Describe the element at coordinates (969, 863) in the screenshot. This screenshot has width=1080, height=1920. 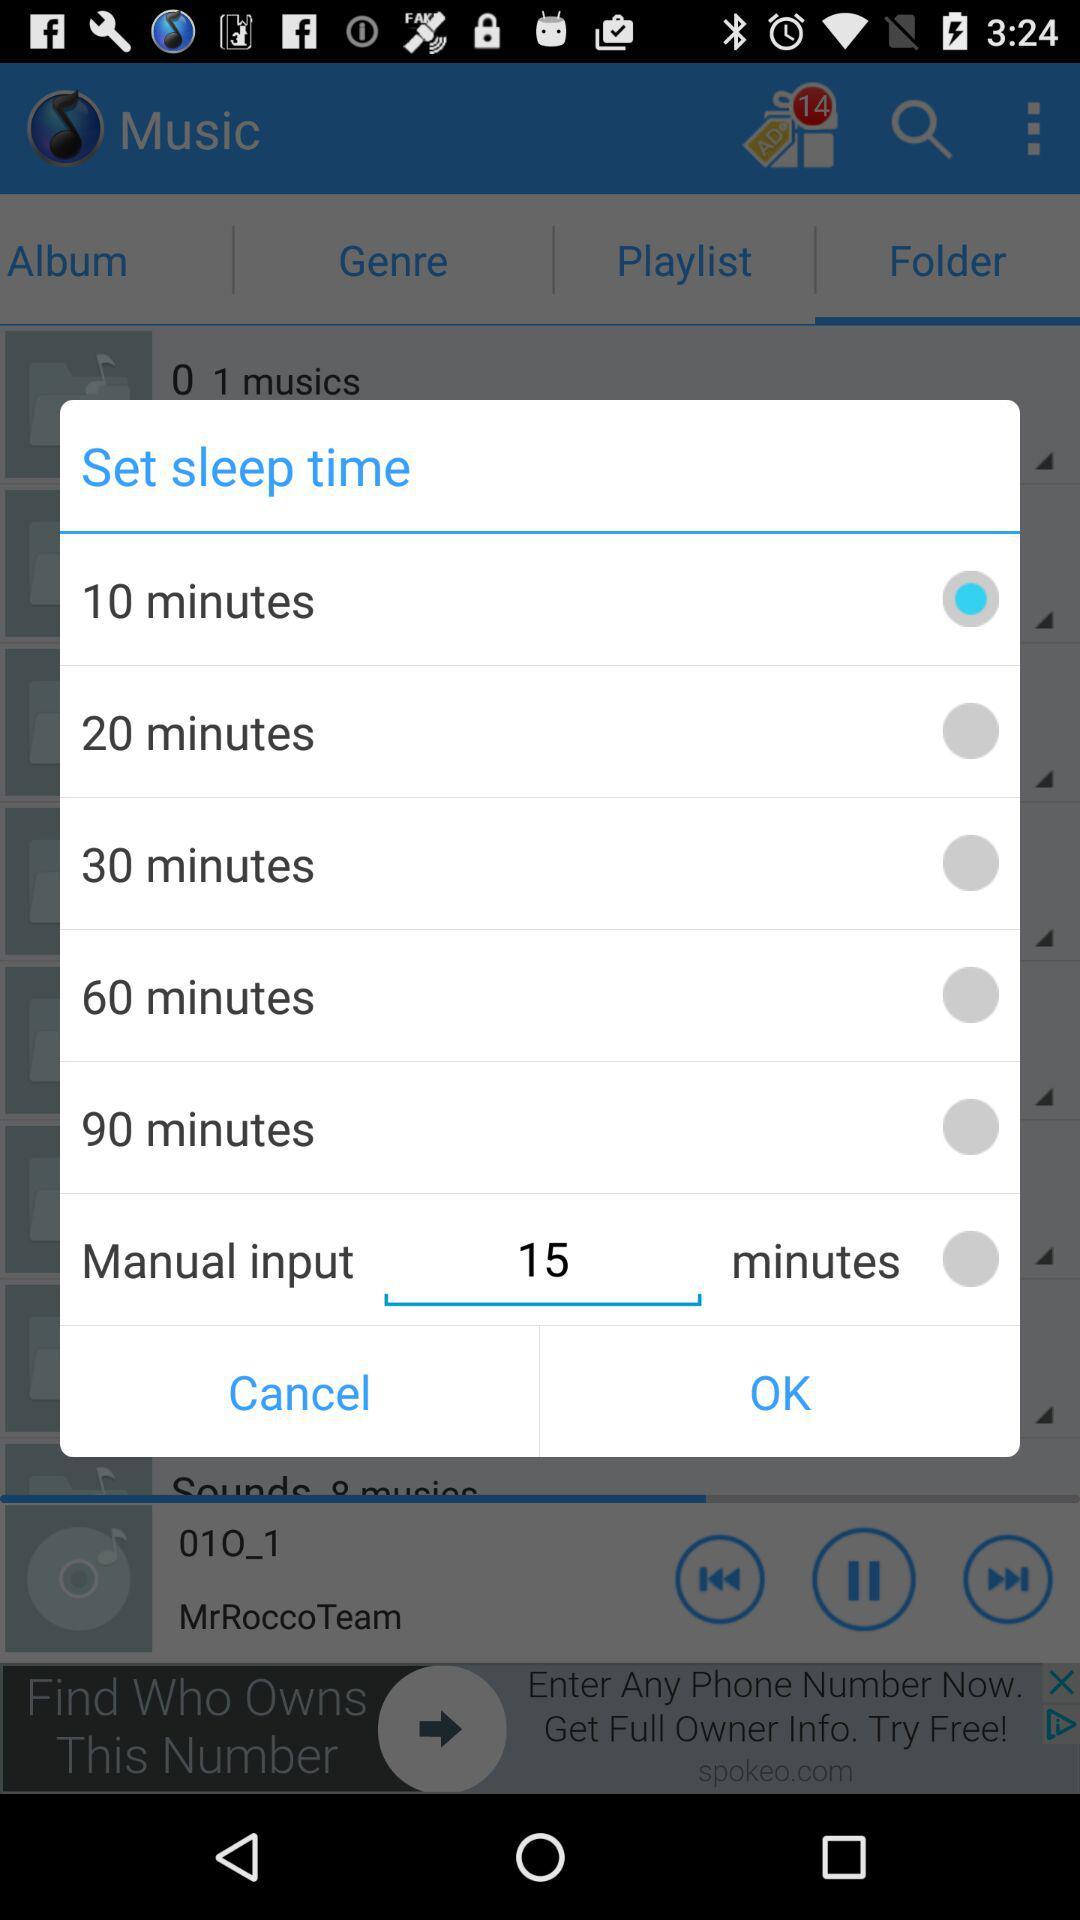
I see `set sleep time option` at that location.